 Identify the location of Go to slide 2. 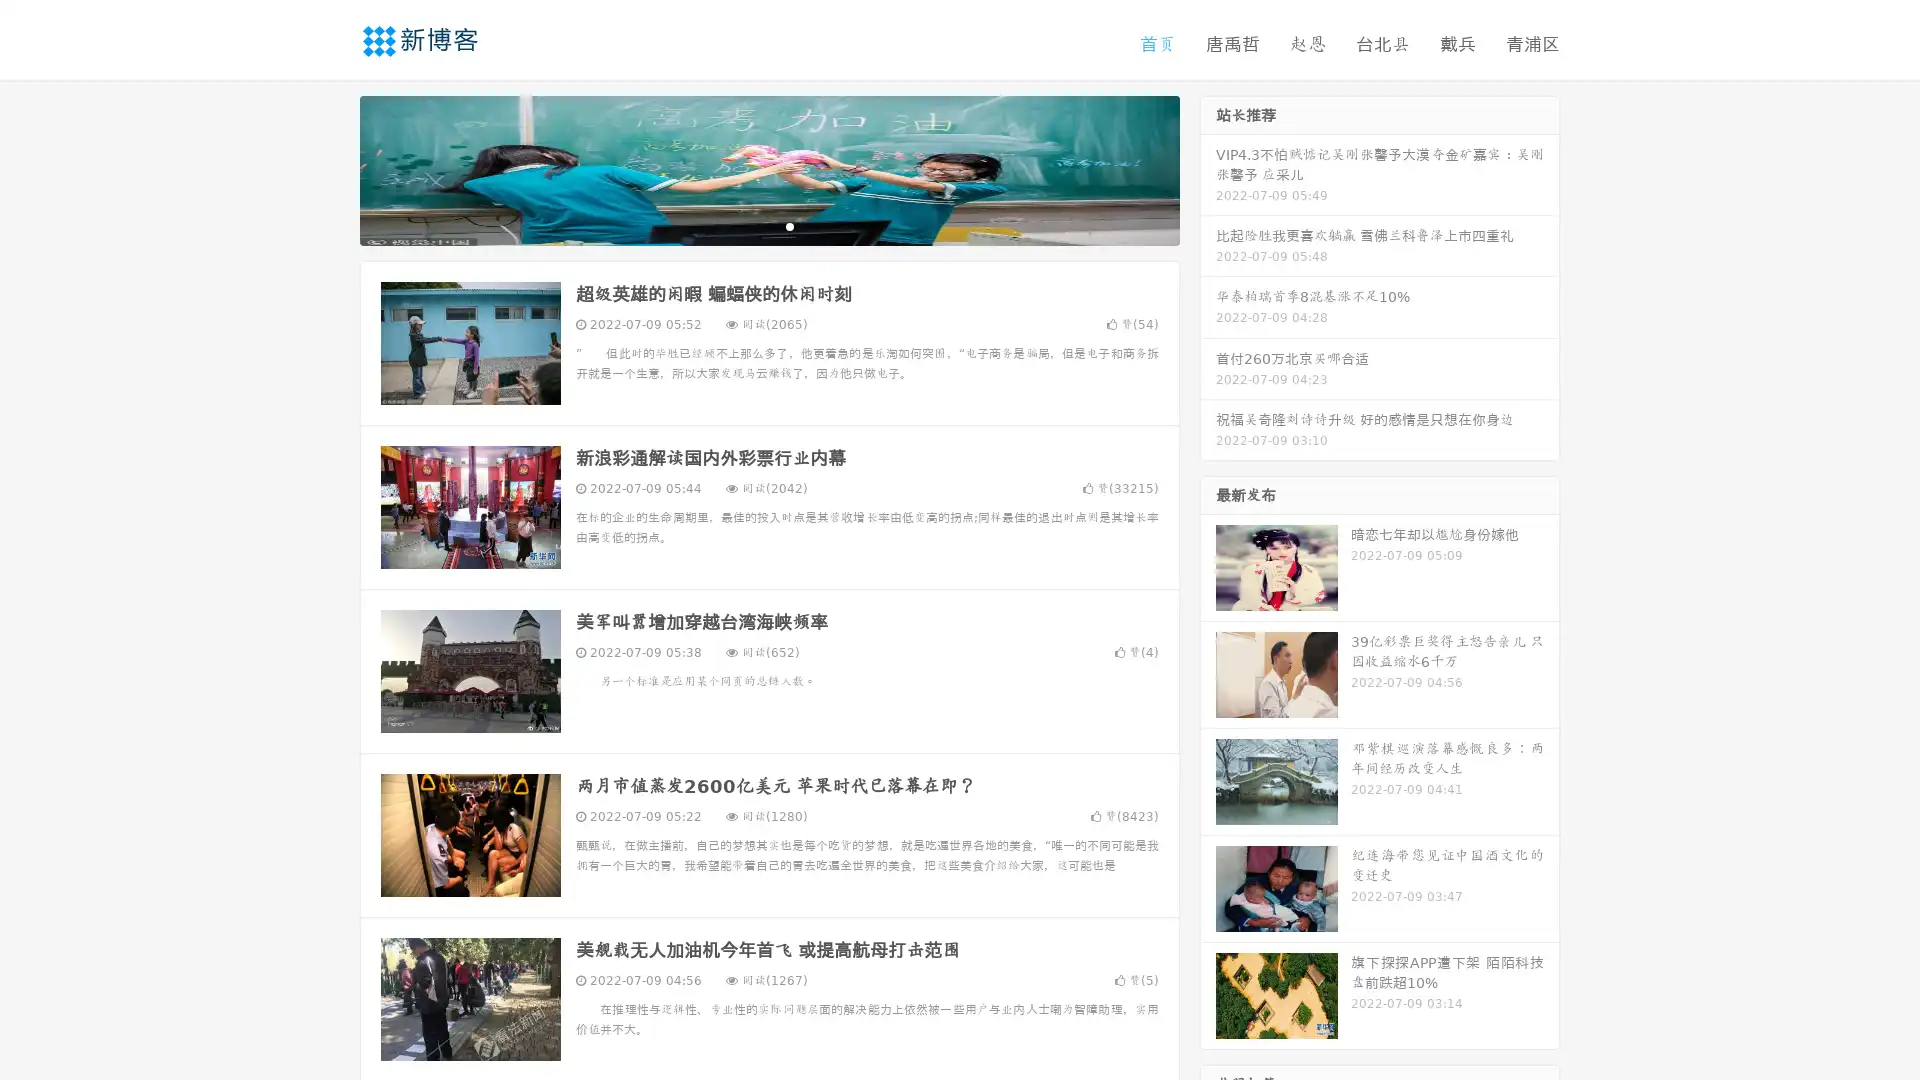
(768, 225).